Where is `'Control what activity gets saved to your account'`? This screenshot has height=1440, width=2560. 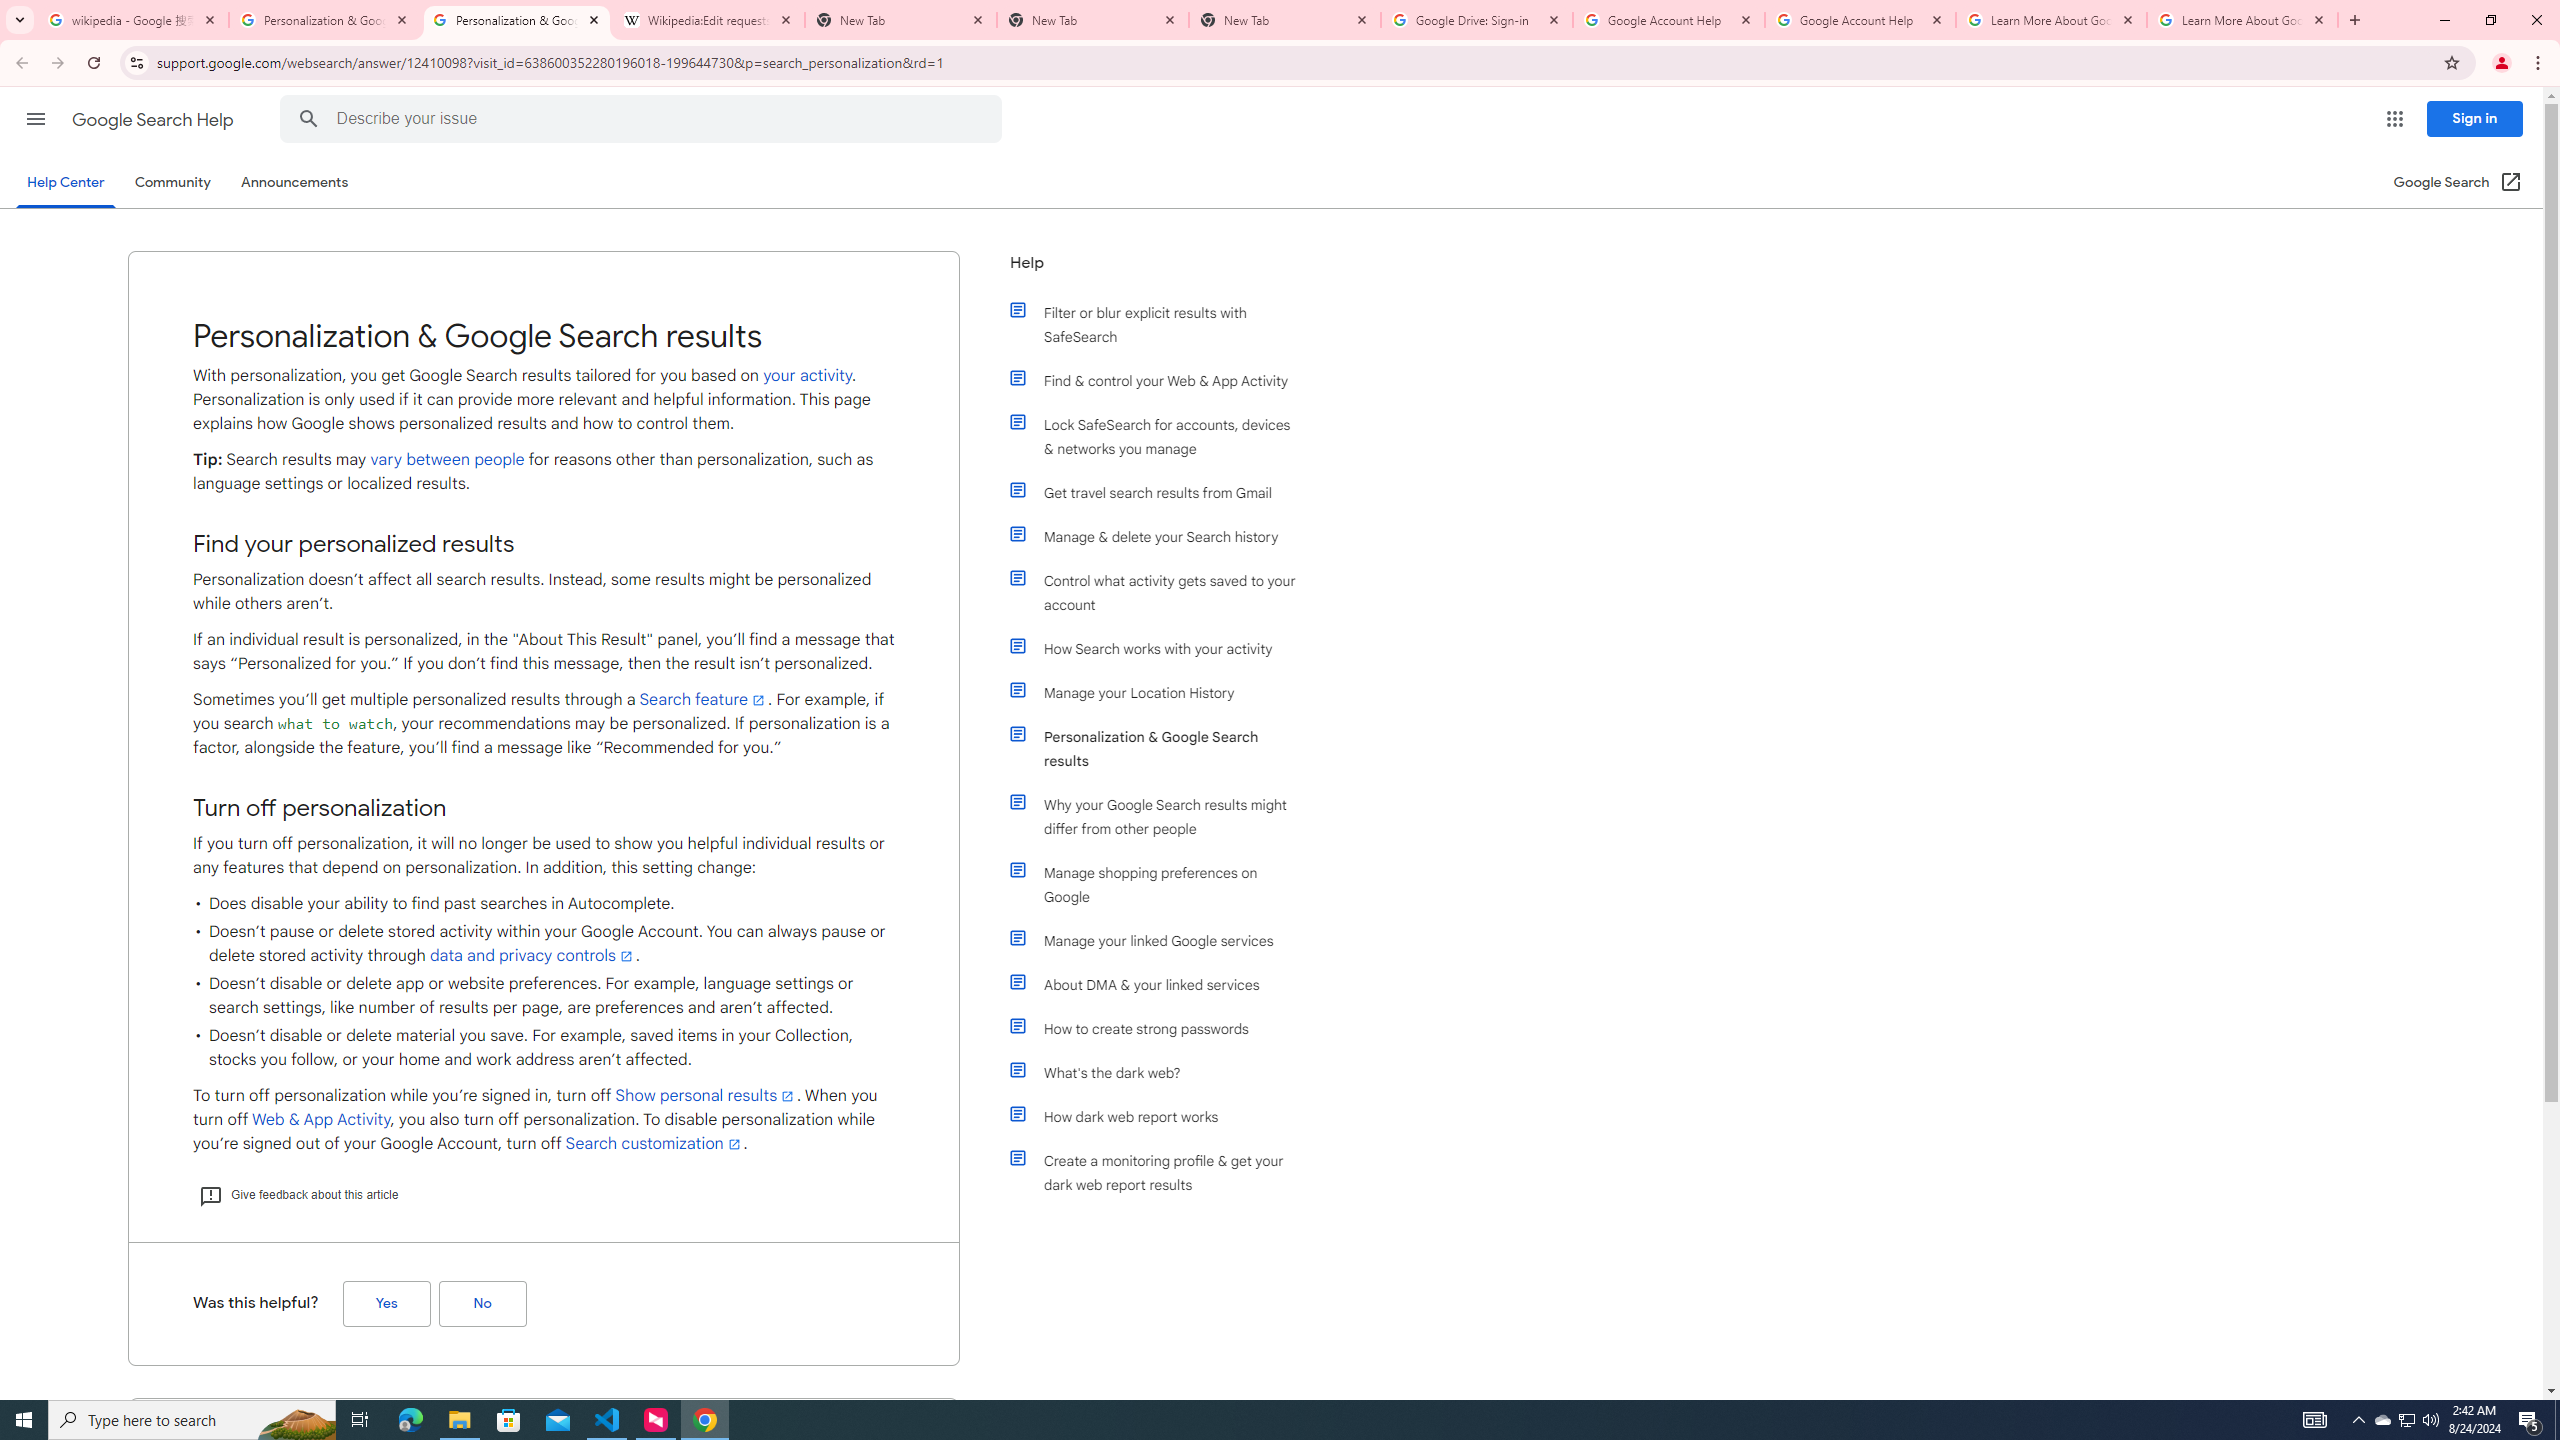
'Control what activity gets saved to your account' is located at coordinates (1162, 591).